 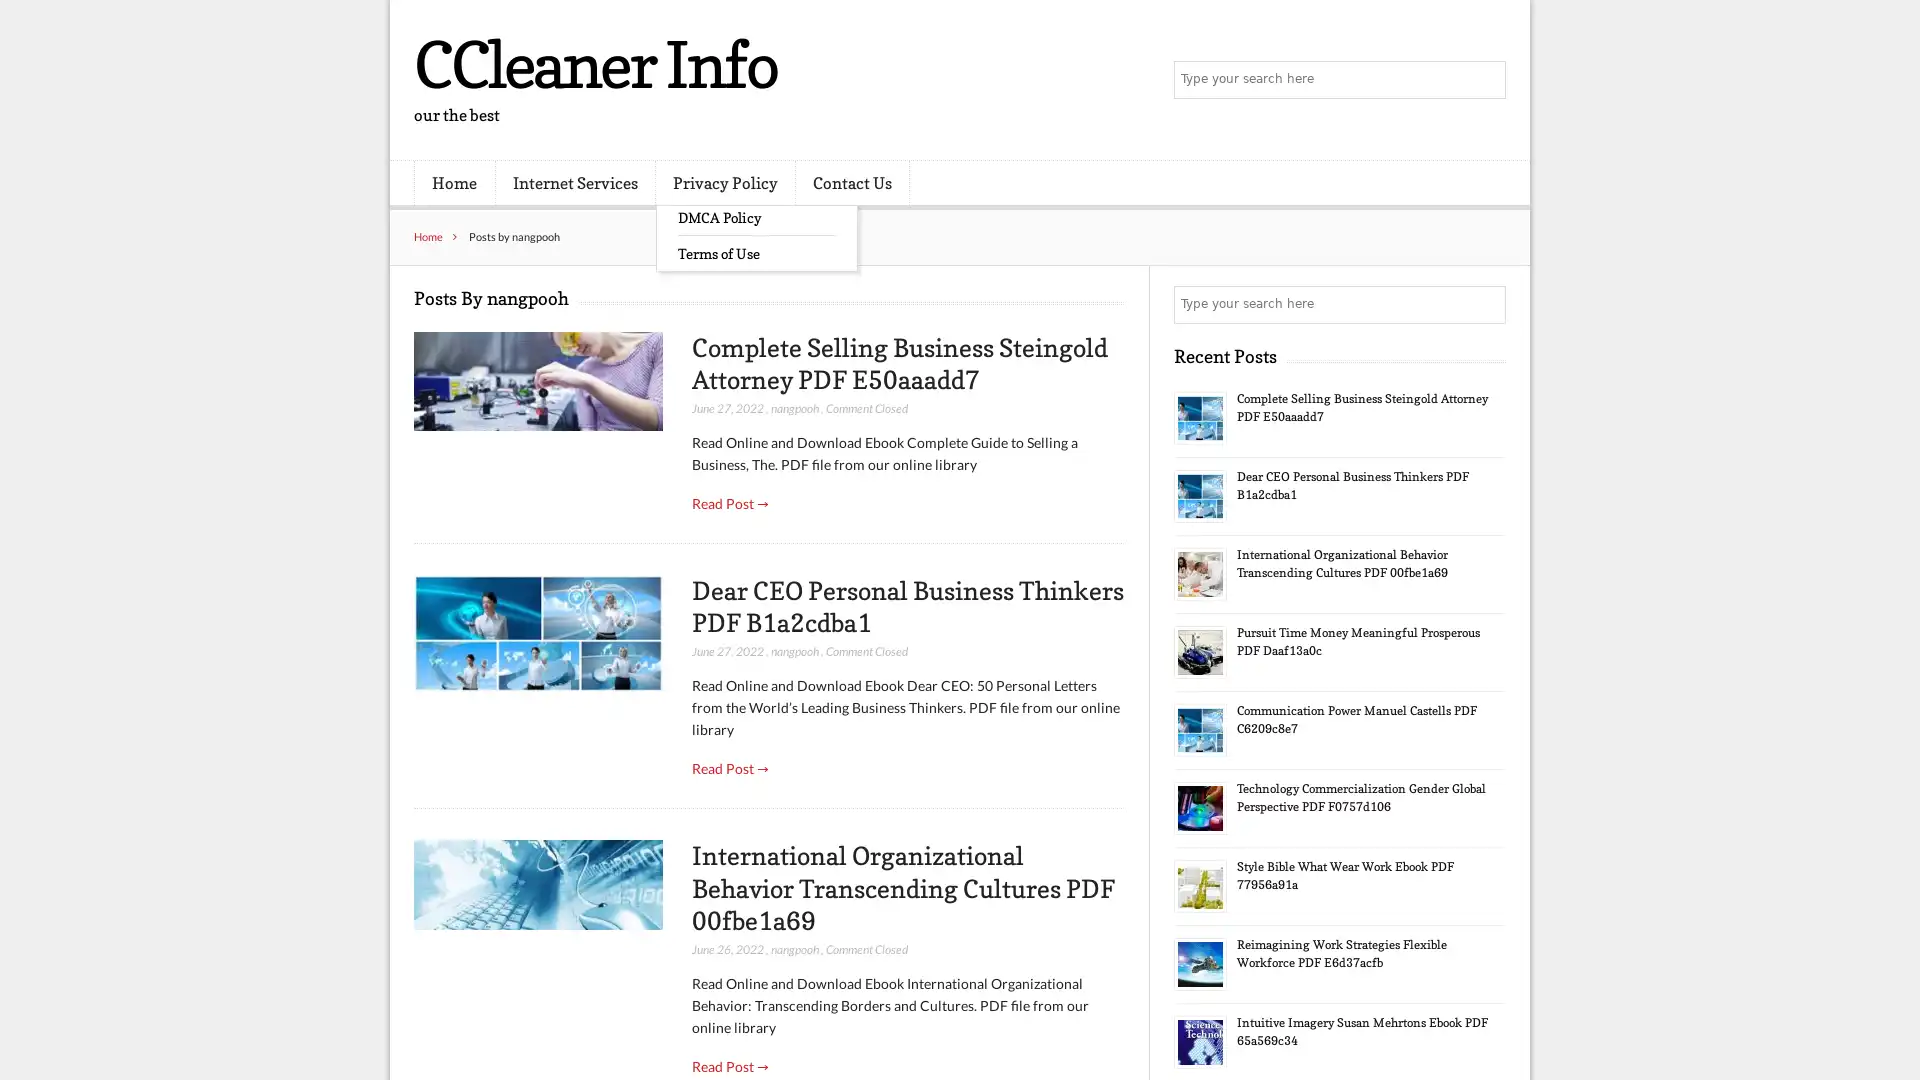 What do you see at coordinates (1485, 80) in the screenshot?
I see `Search` at bounding box center [1485, 80].